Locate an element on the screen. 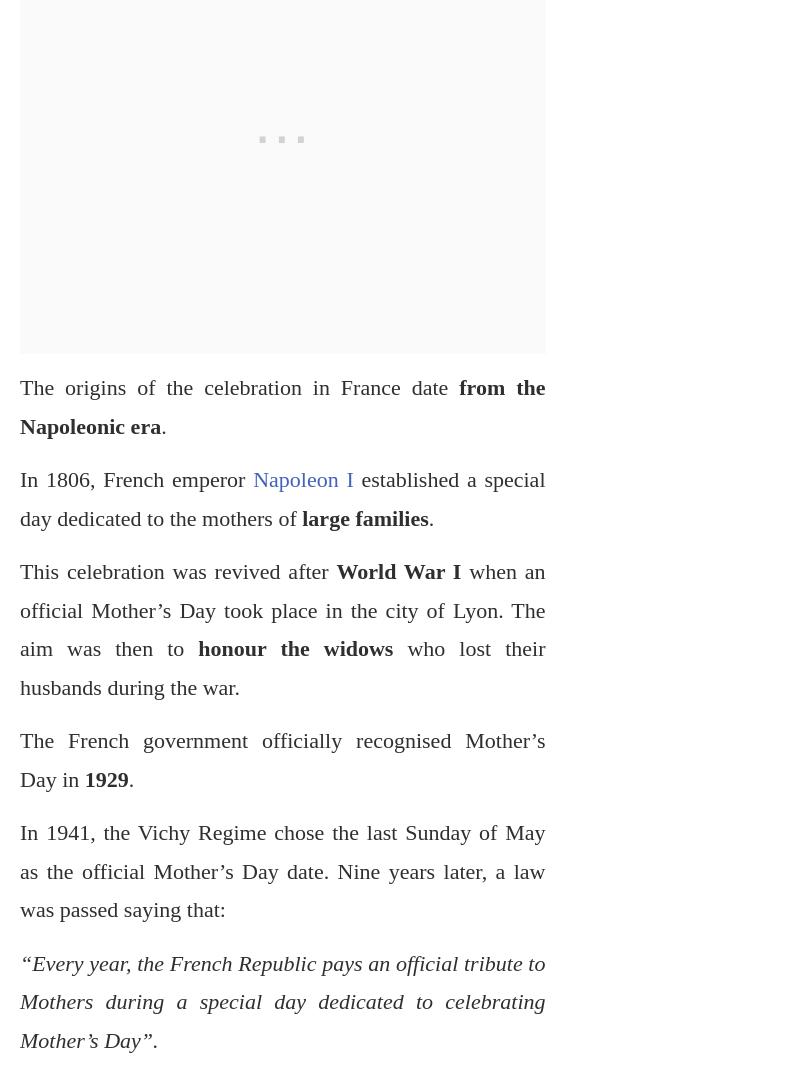 The width and height of the screenshot is (800, 1079). 'from the Napoleonic era' is located at coordinates (20, 405).